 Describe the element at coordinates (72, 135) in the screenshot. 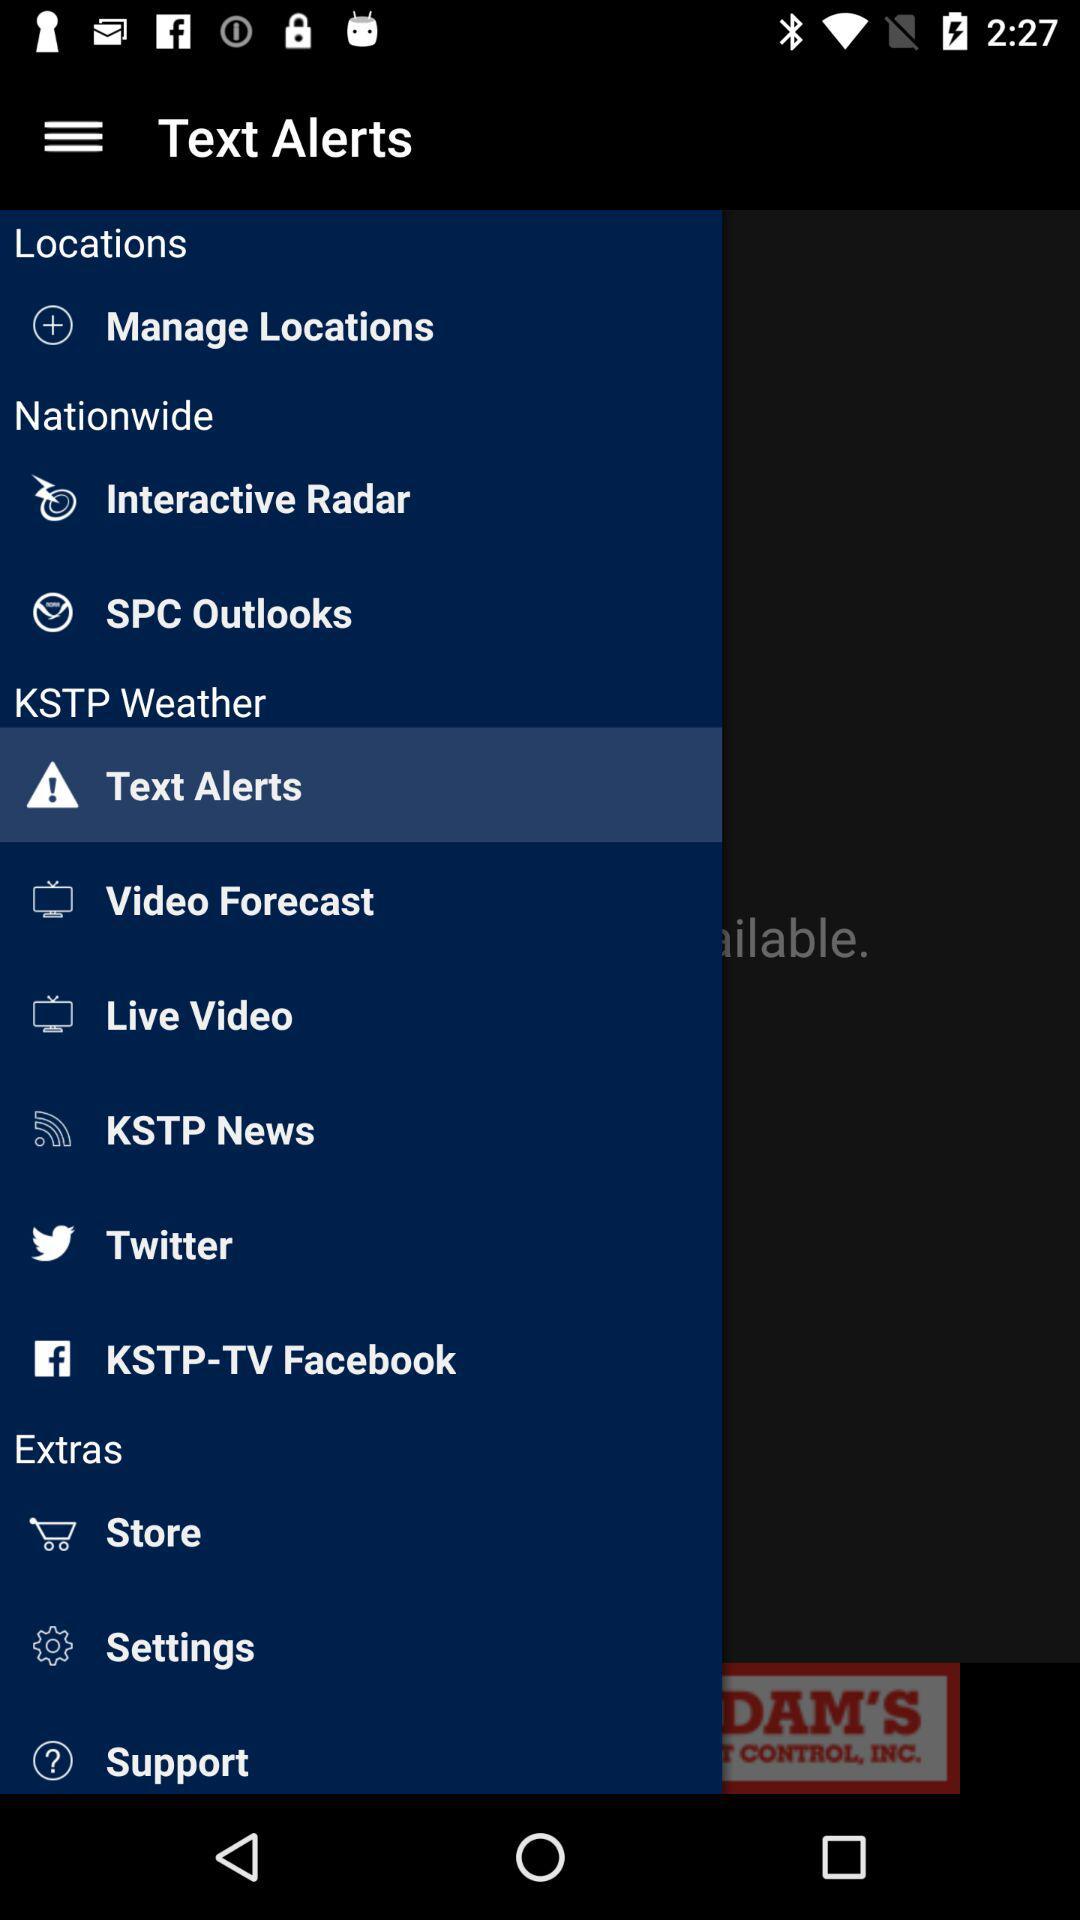

I see `the menu icon` at that location.